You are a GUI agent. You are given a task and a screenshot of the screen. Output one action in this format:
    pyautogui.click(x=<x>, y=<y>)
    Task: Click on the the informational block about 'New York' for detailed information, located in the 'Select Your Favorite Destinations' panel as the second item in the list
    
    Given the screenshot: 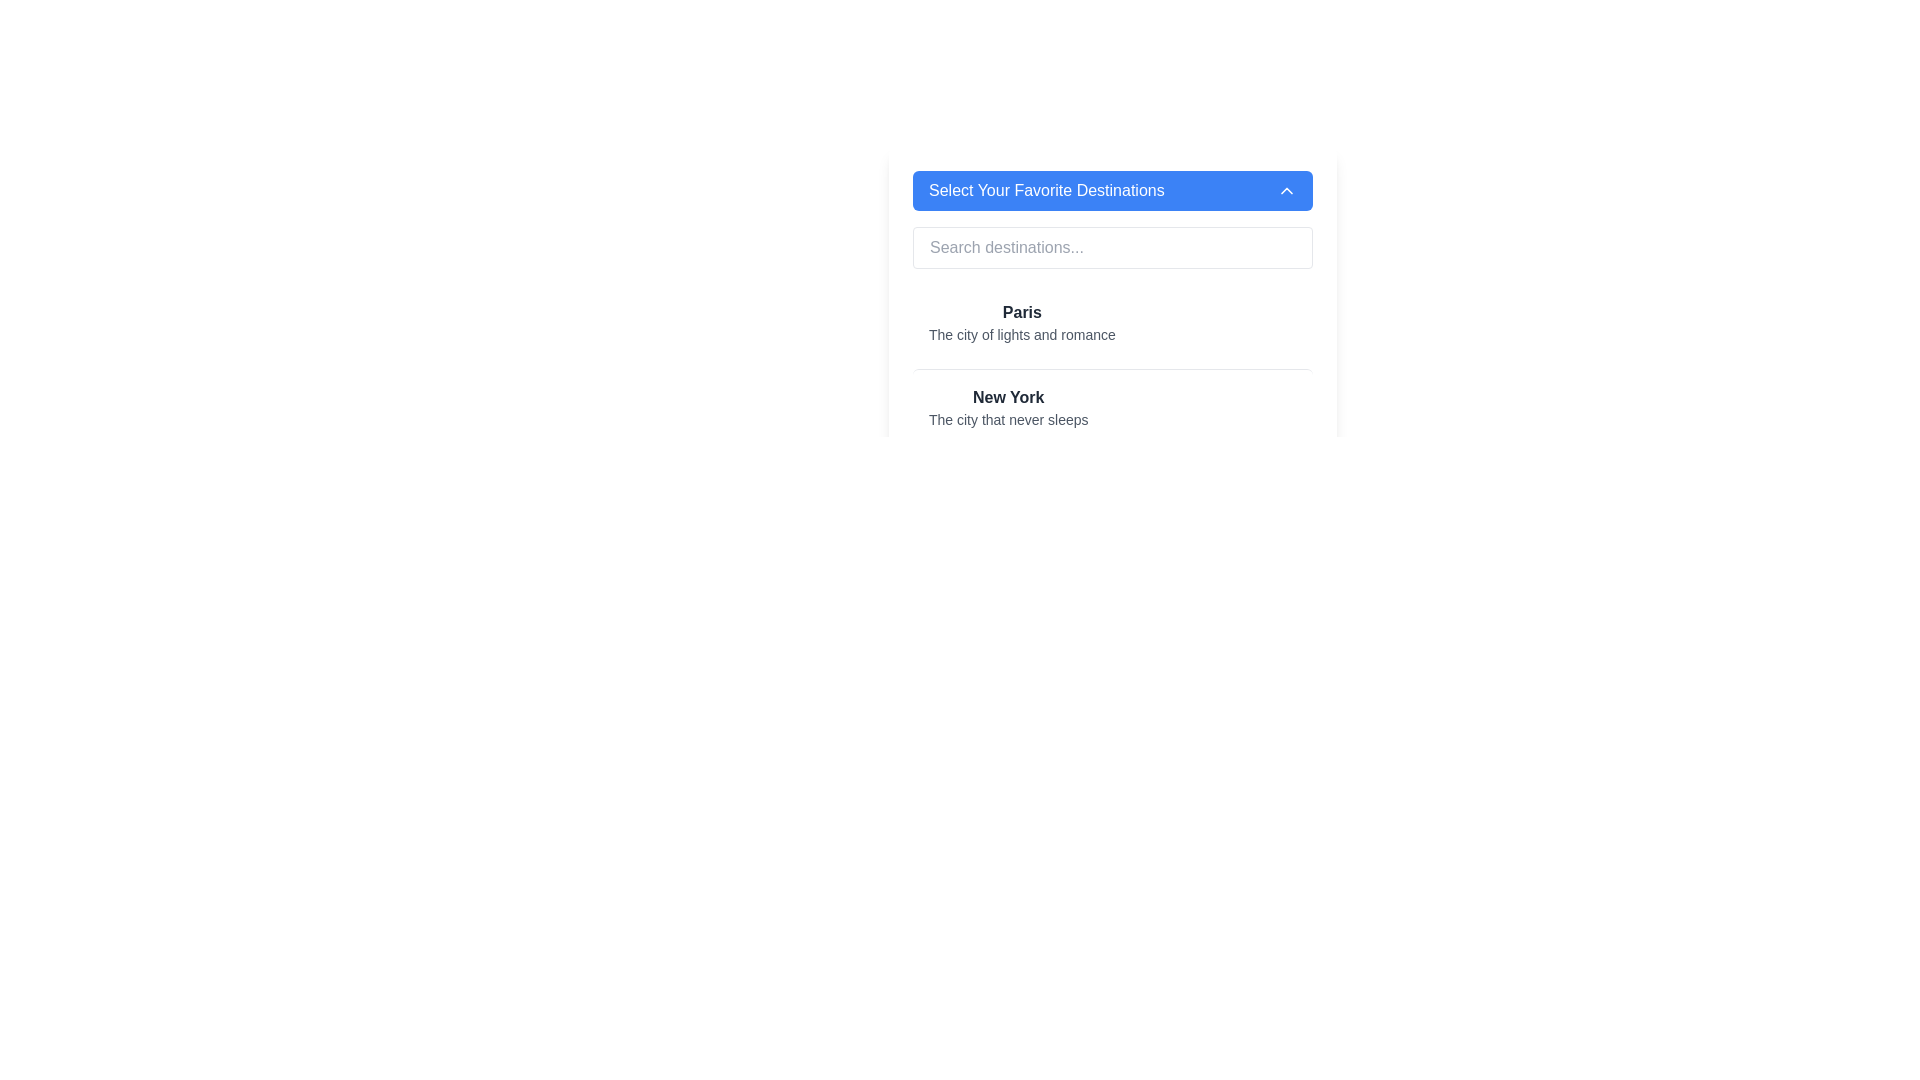 What is the action you would take?
    pyautogui.click(x=1112, y=406)
    